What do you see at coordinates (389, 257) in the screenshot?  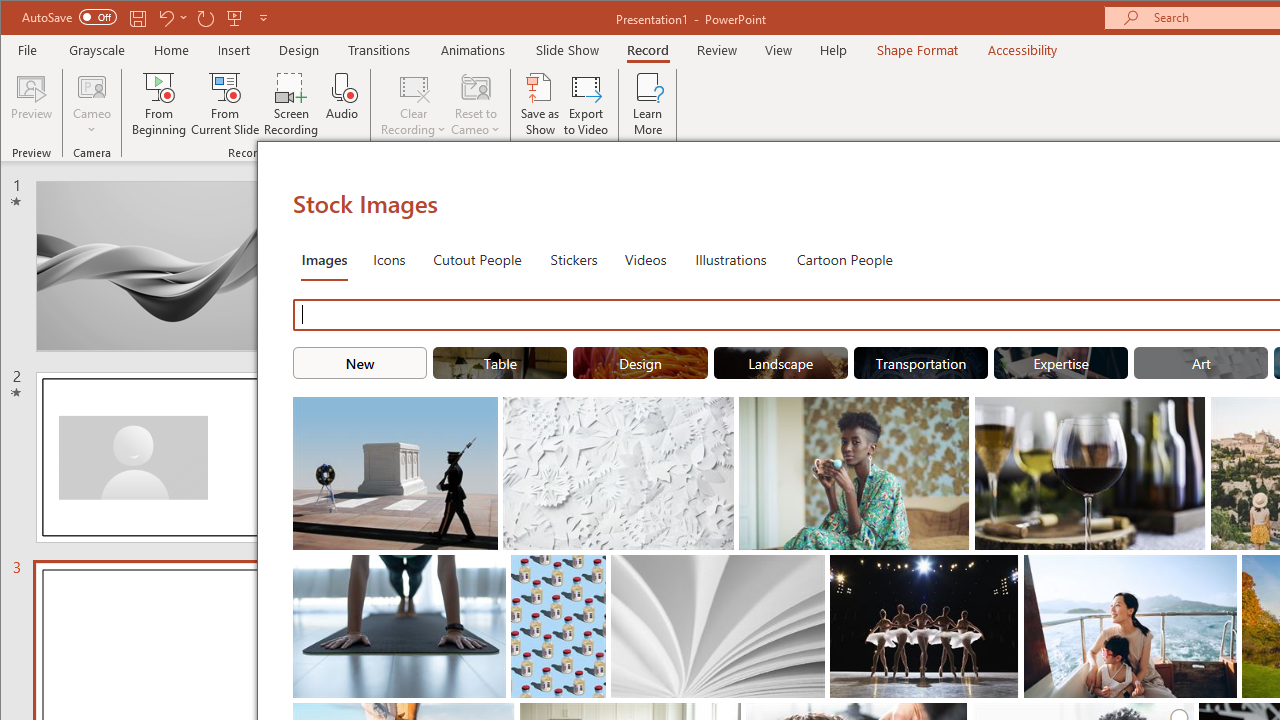 I see `'Icons'` at bounding box center [389, 257].